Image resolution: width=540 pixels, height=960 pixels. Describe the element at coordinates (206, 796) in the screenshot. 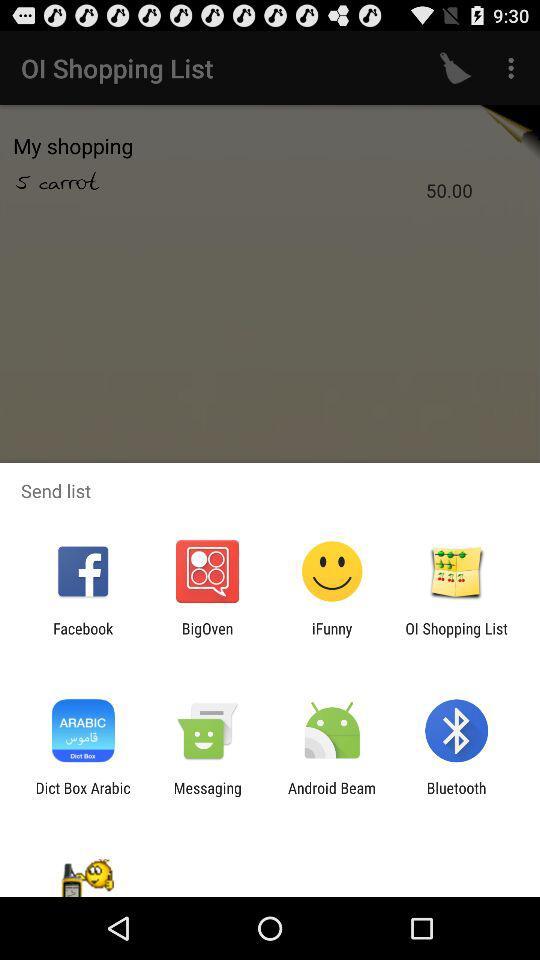

I see `icon next to the android beam` at that location.